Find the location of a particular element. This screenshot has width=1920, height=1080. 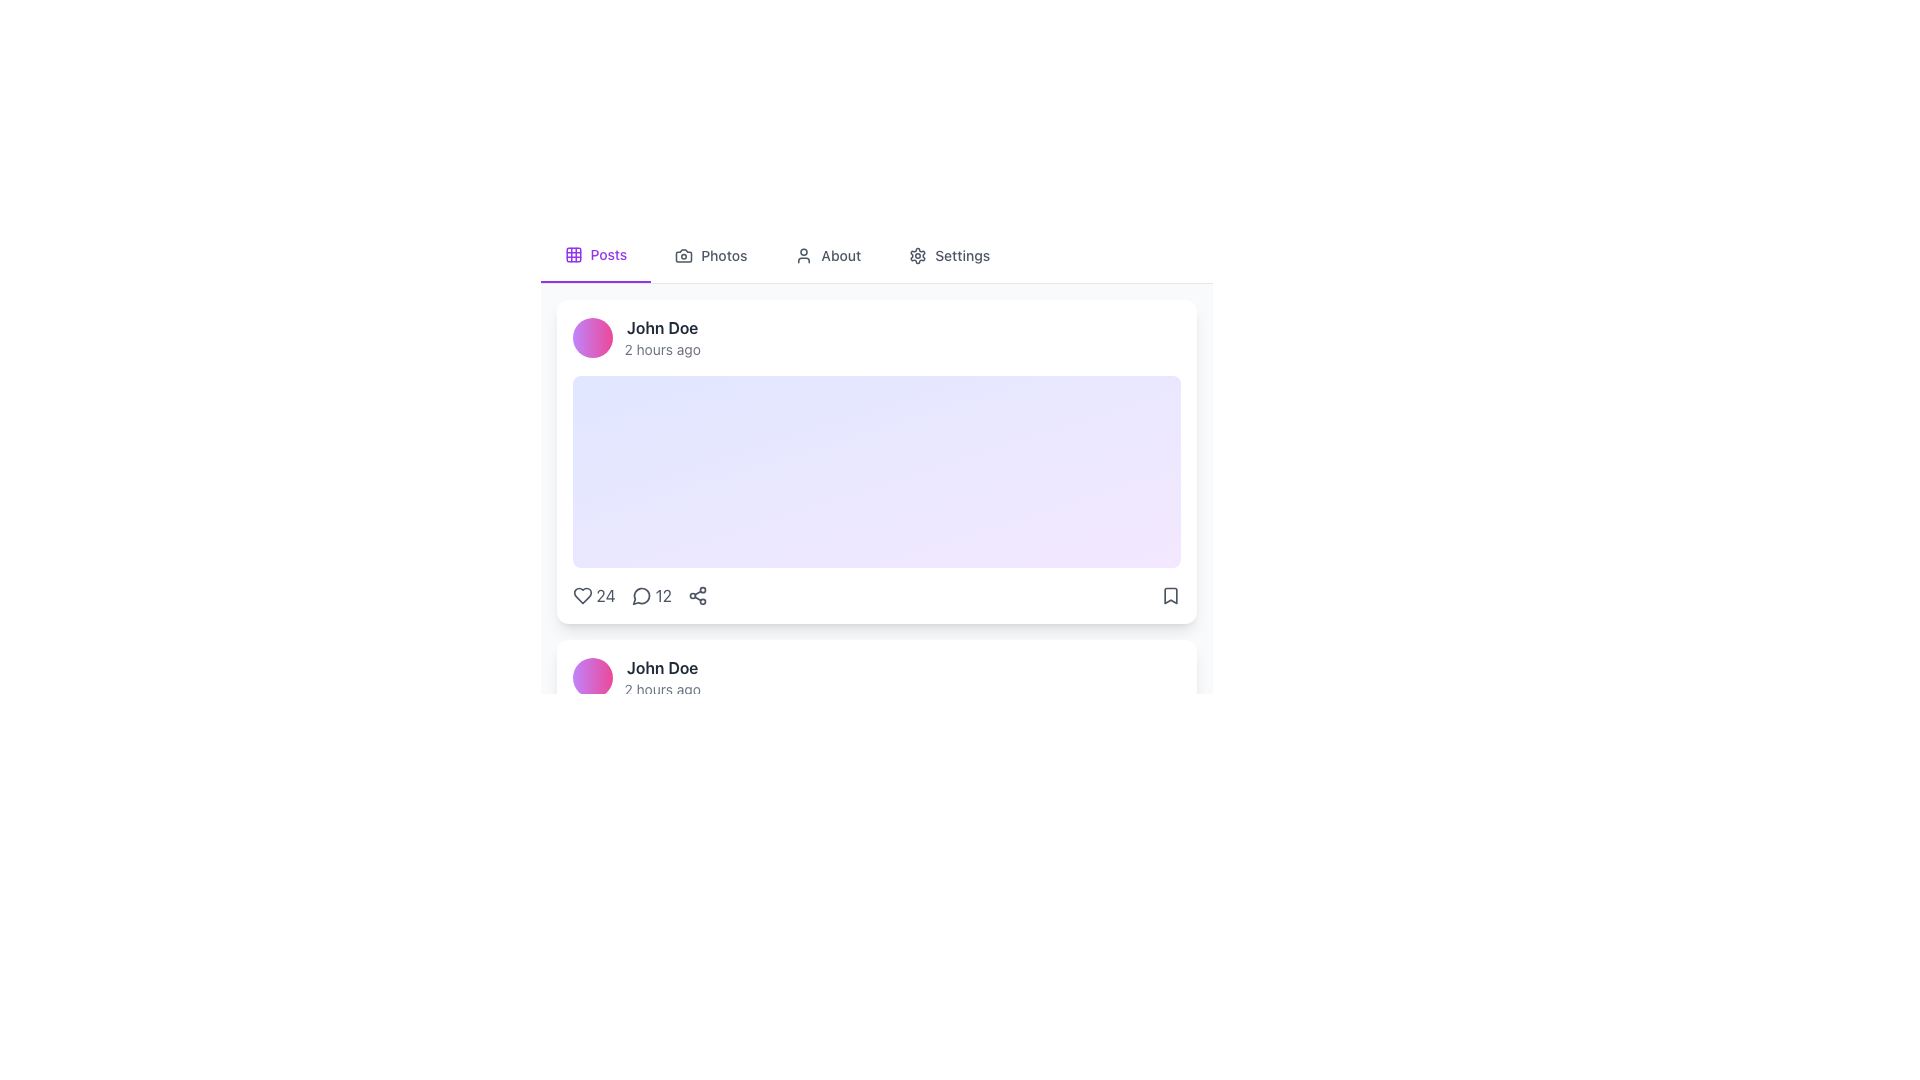

the share icon button located at the bottom right corner of the card component is located at coordinates (697, 595).